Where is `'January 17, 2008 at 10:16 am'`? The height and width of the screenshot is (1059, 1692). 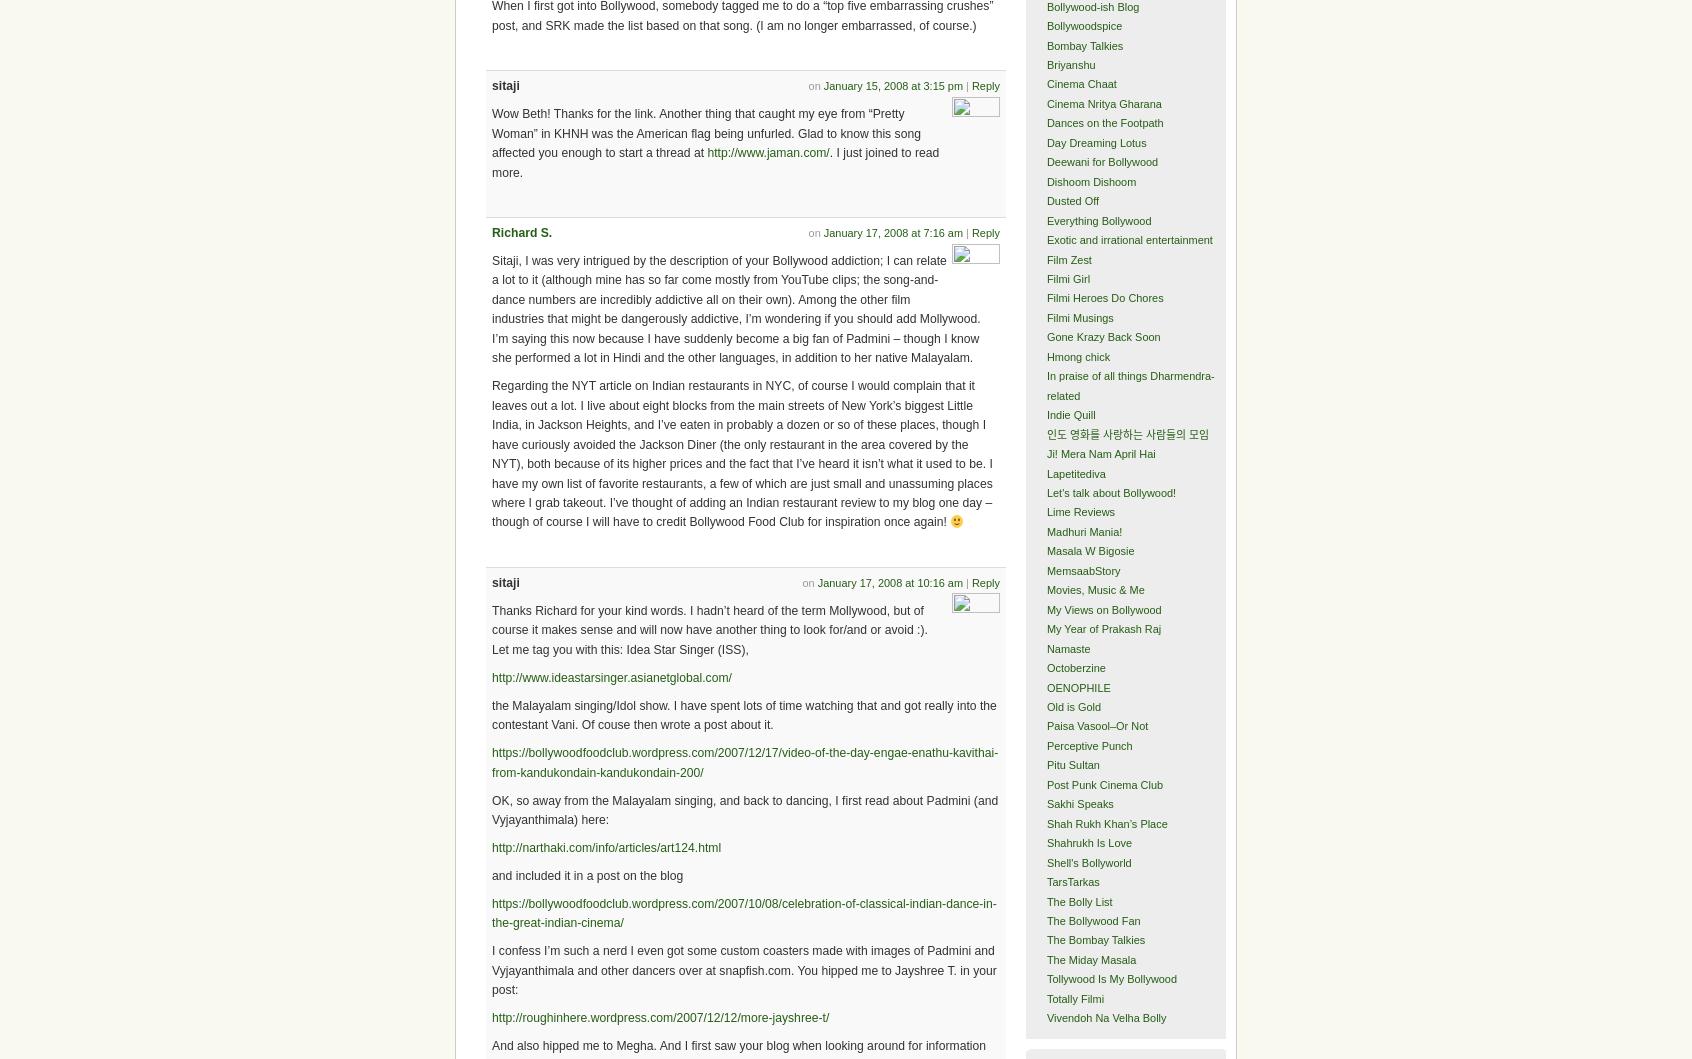 'January 17, 2008 at 10:16 am' is located at coordinates (888, 581).